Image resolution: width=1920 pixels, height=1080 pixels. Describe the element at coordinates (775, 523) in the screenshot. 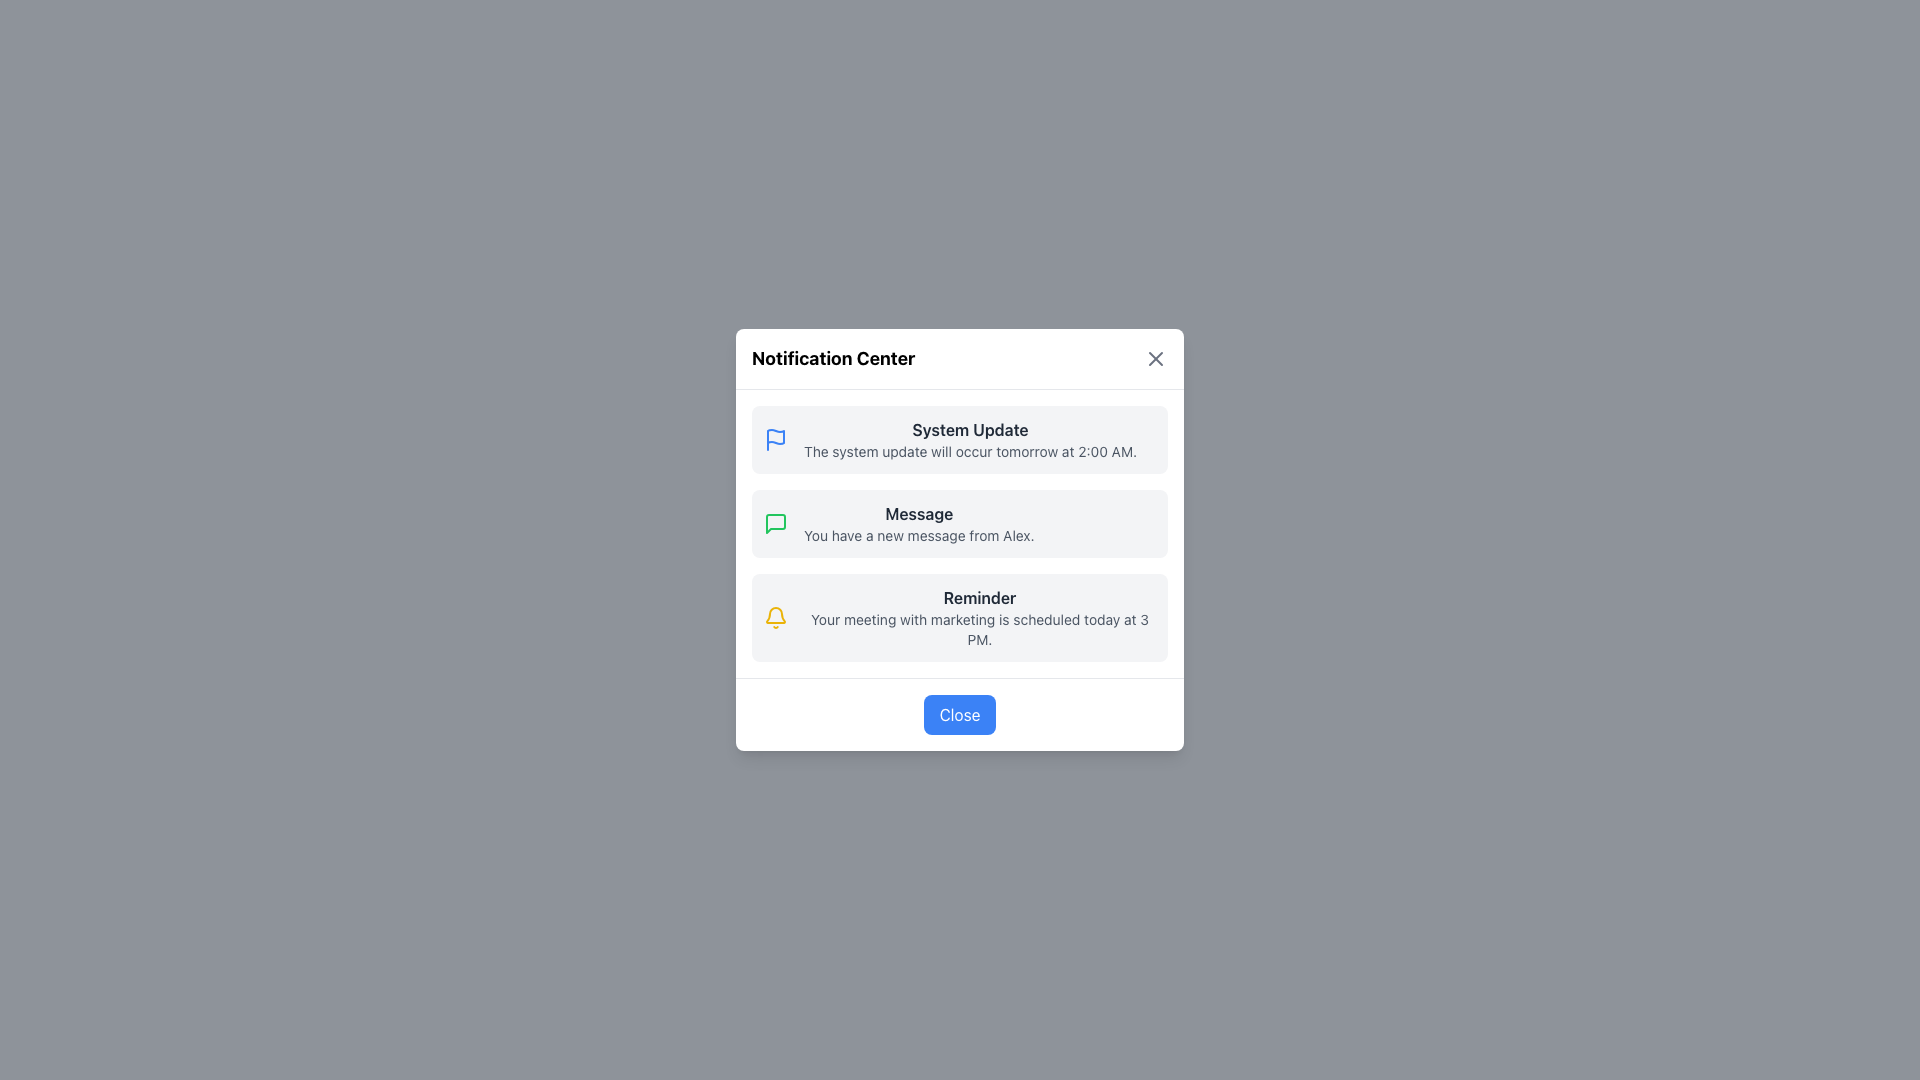

I see `the small green message icon located in the middle notification entry labeled 'Message'` at that location.